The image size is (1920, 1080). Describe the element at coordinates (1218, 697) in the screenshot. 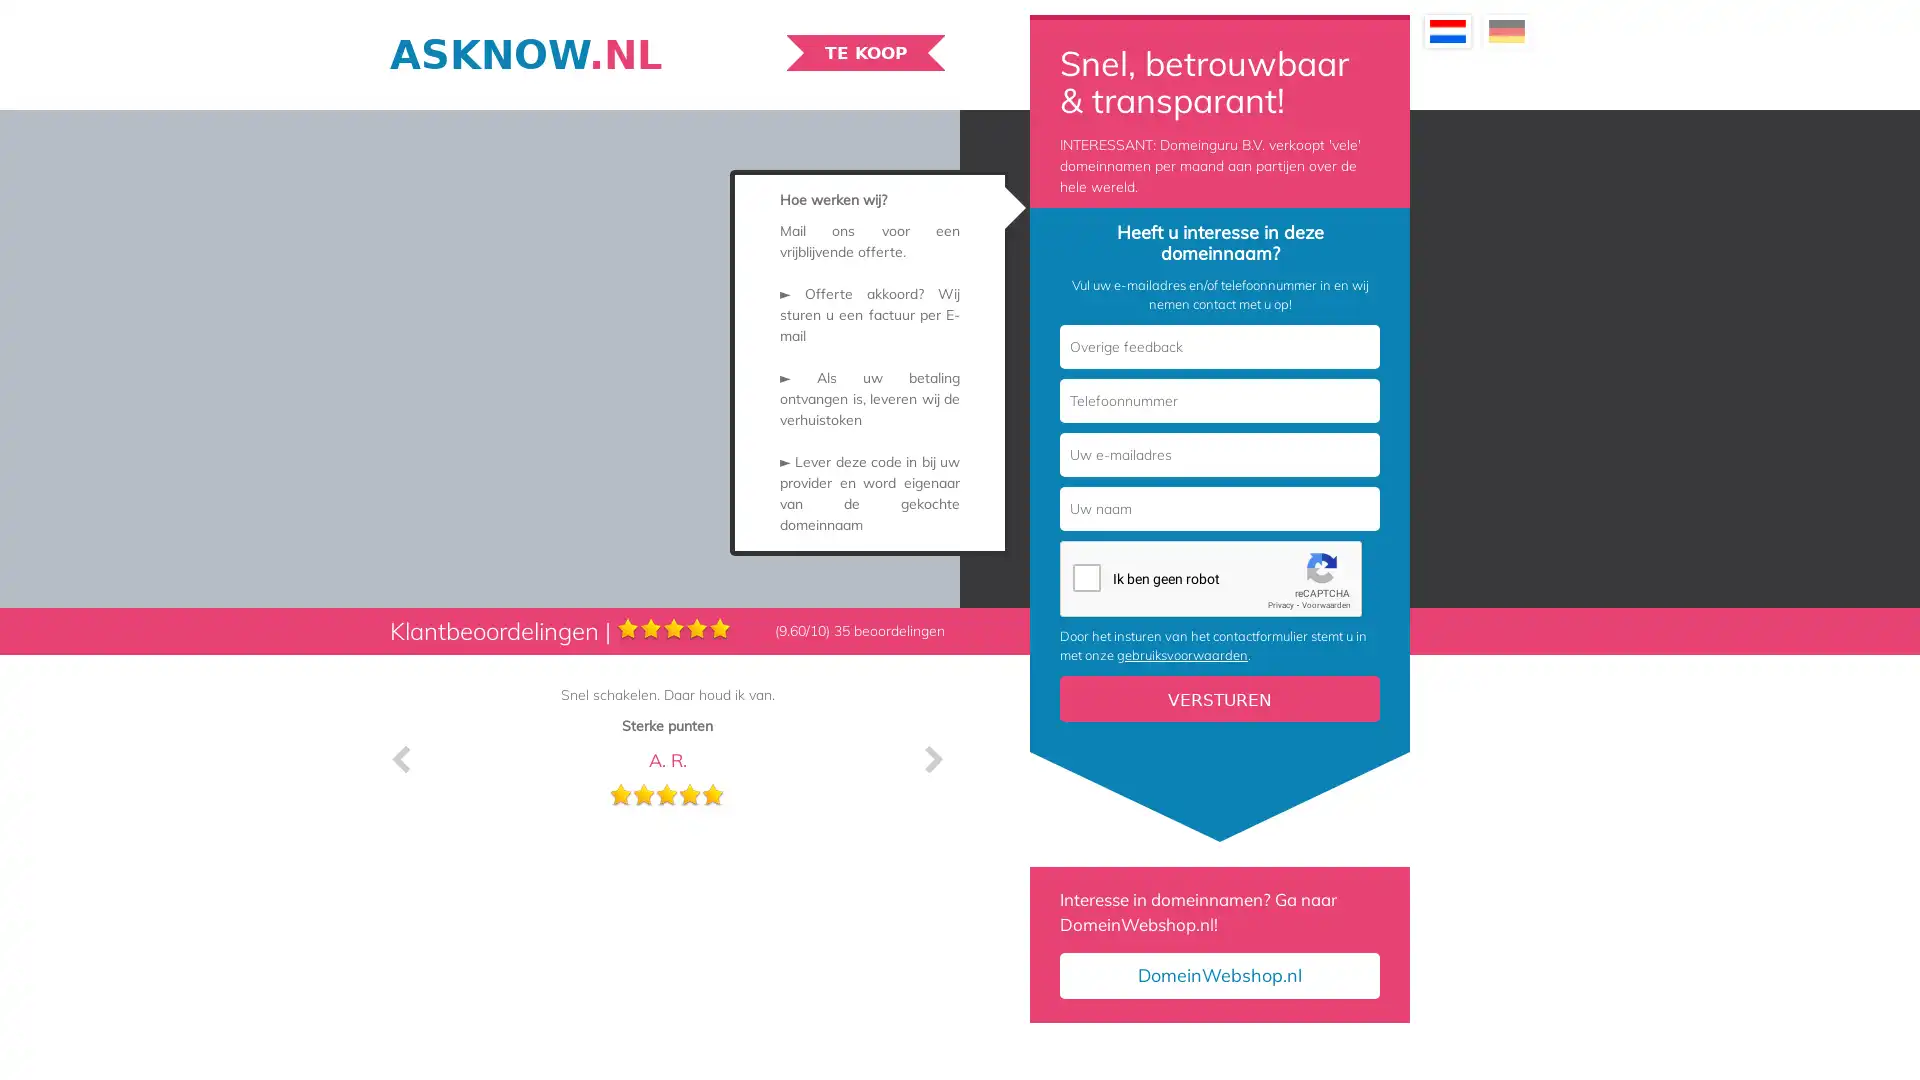

I see `Versturen` at that location.